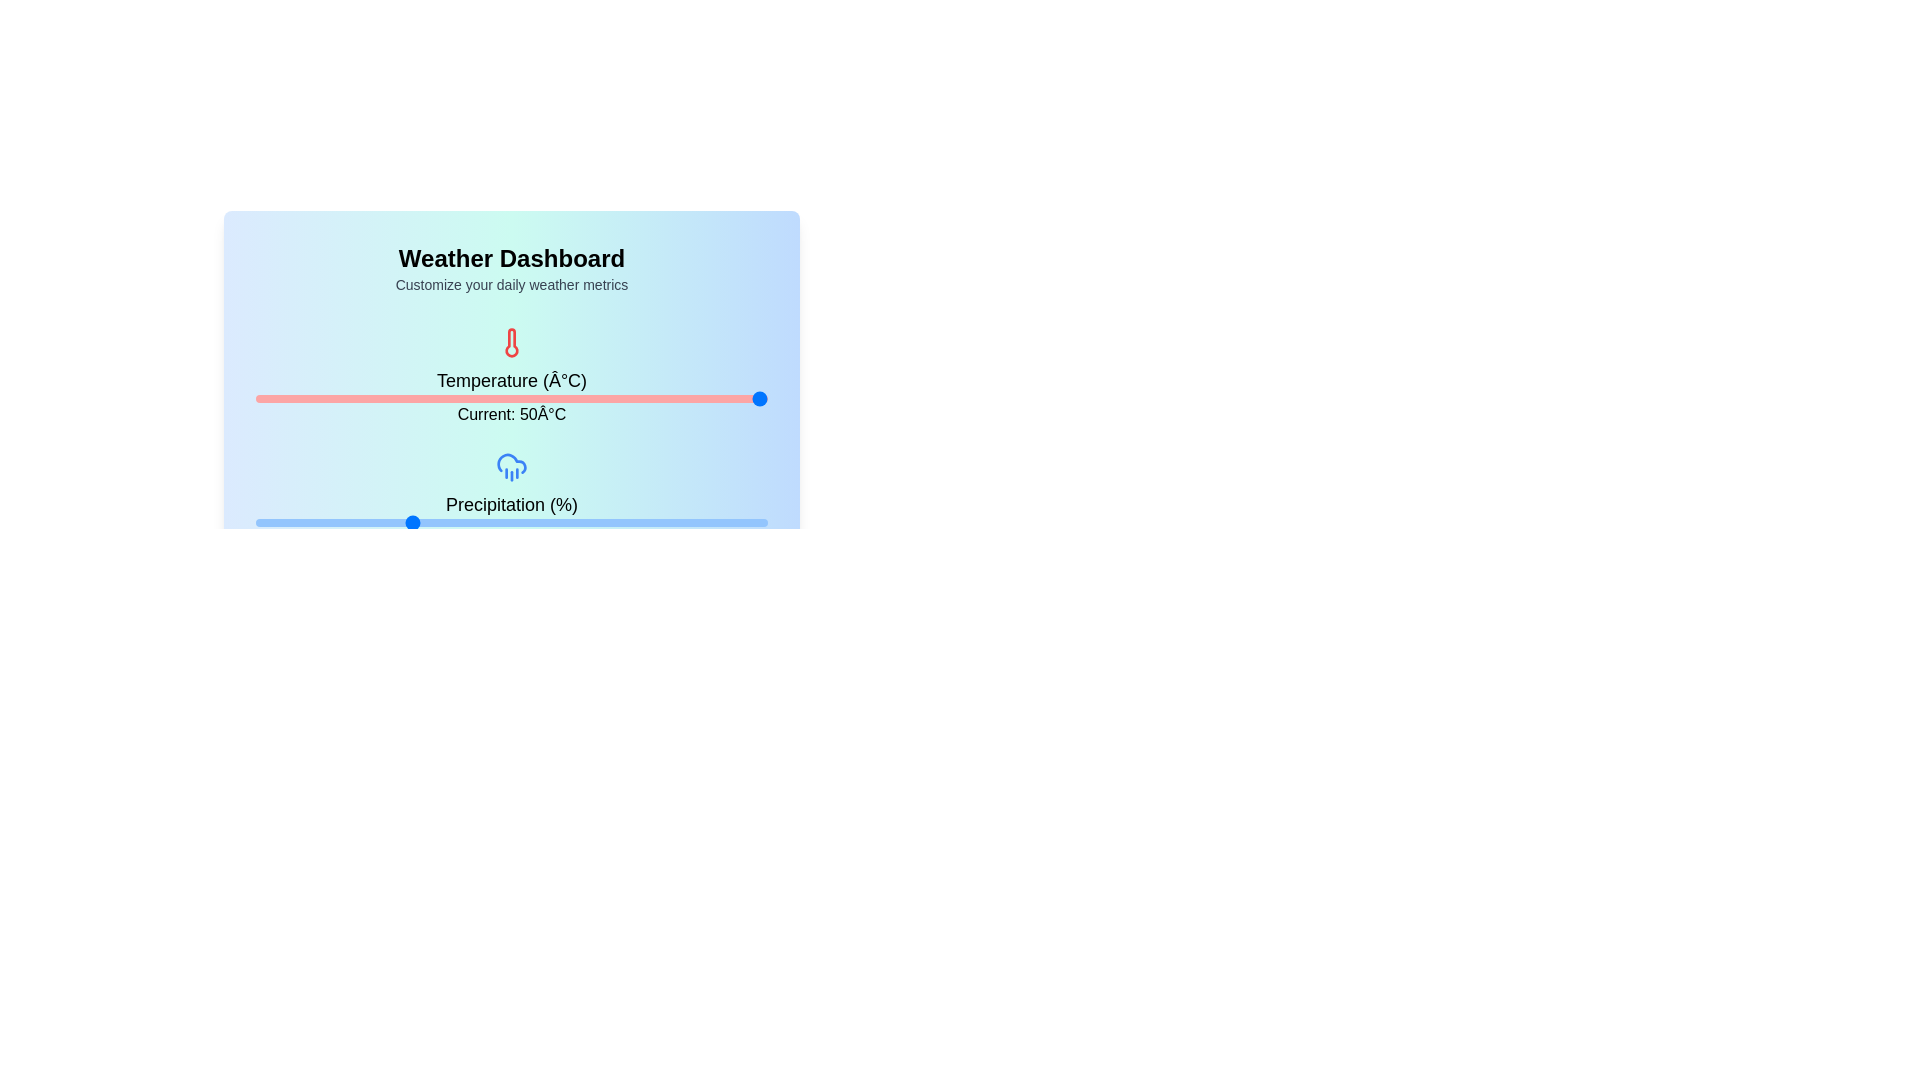 The height and width of the screenshot is (1080, 1920). Describe the element at coordinates (298, 398) in the screenshot. I see `temperature` at that location.